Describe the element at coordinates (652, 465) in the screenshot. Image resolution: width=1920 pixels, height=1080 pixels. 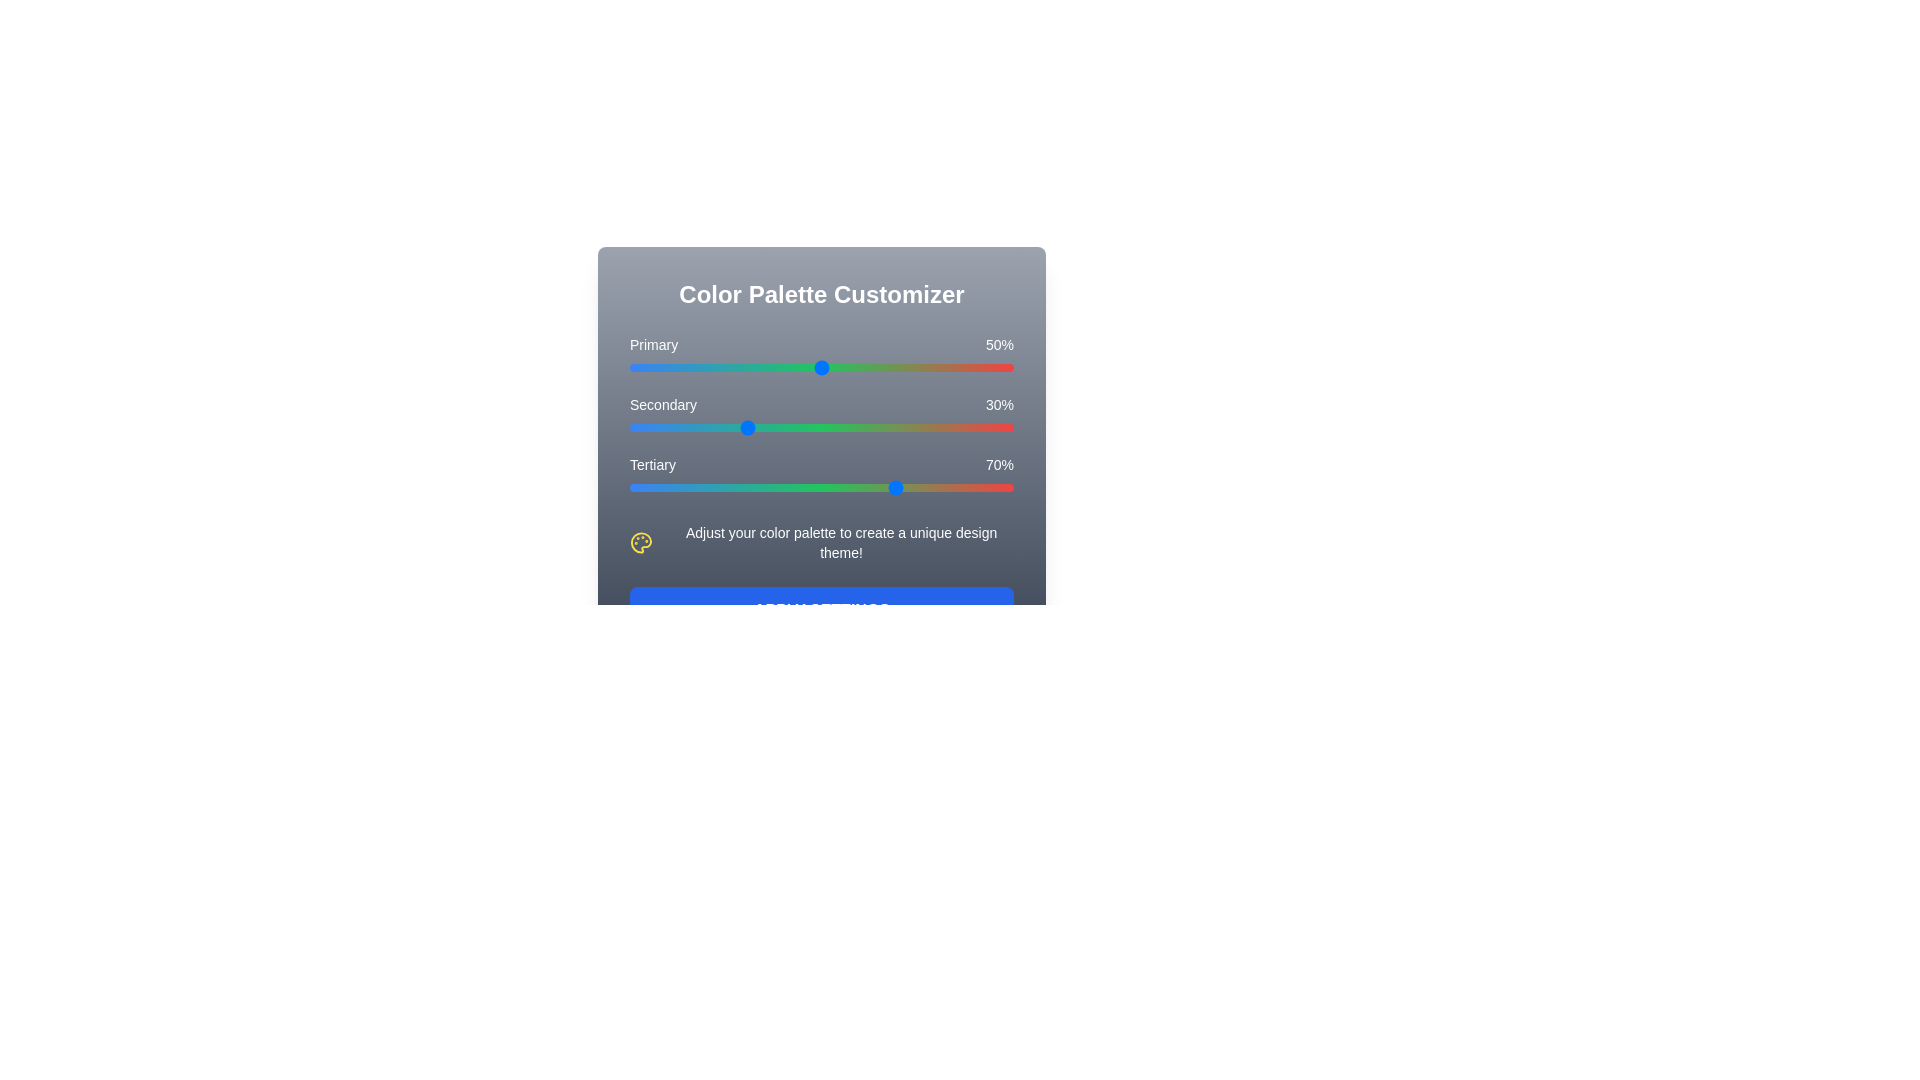
I see `the text label that identifies the slider for the color aspect 'tertiary', which is aligned with the text '70%' on the far-right side` at that location.